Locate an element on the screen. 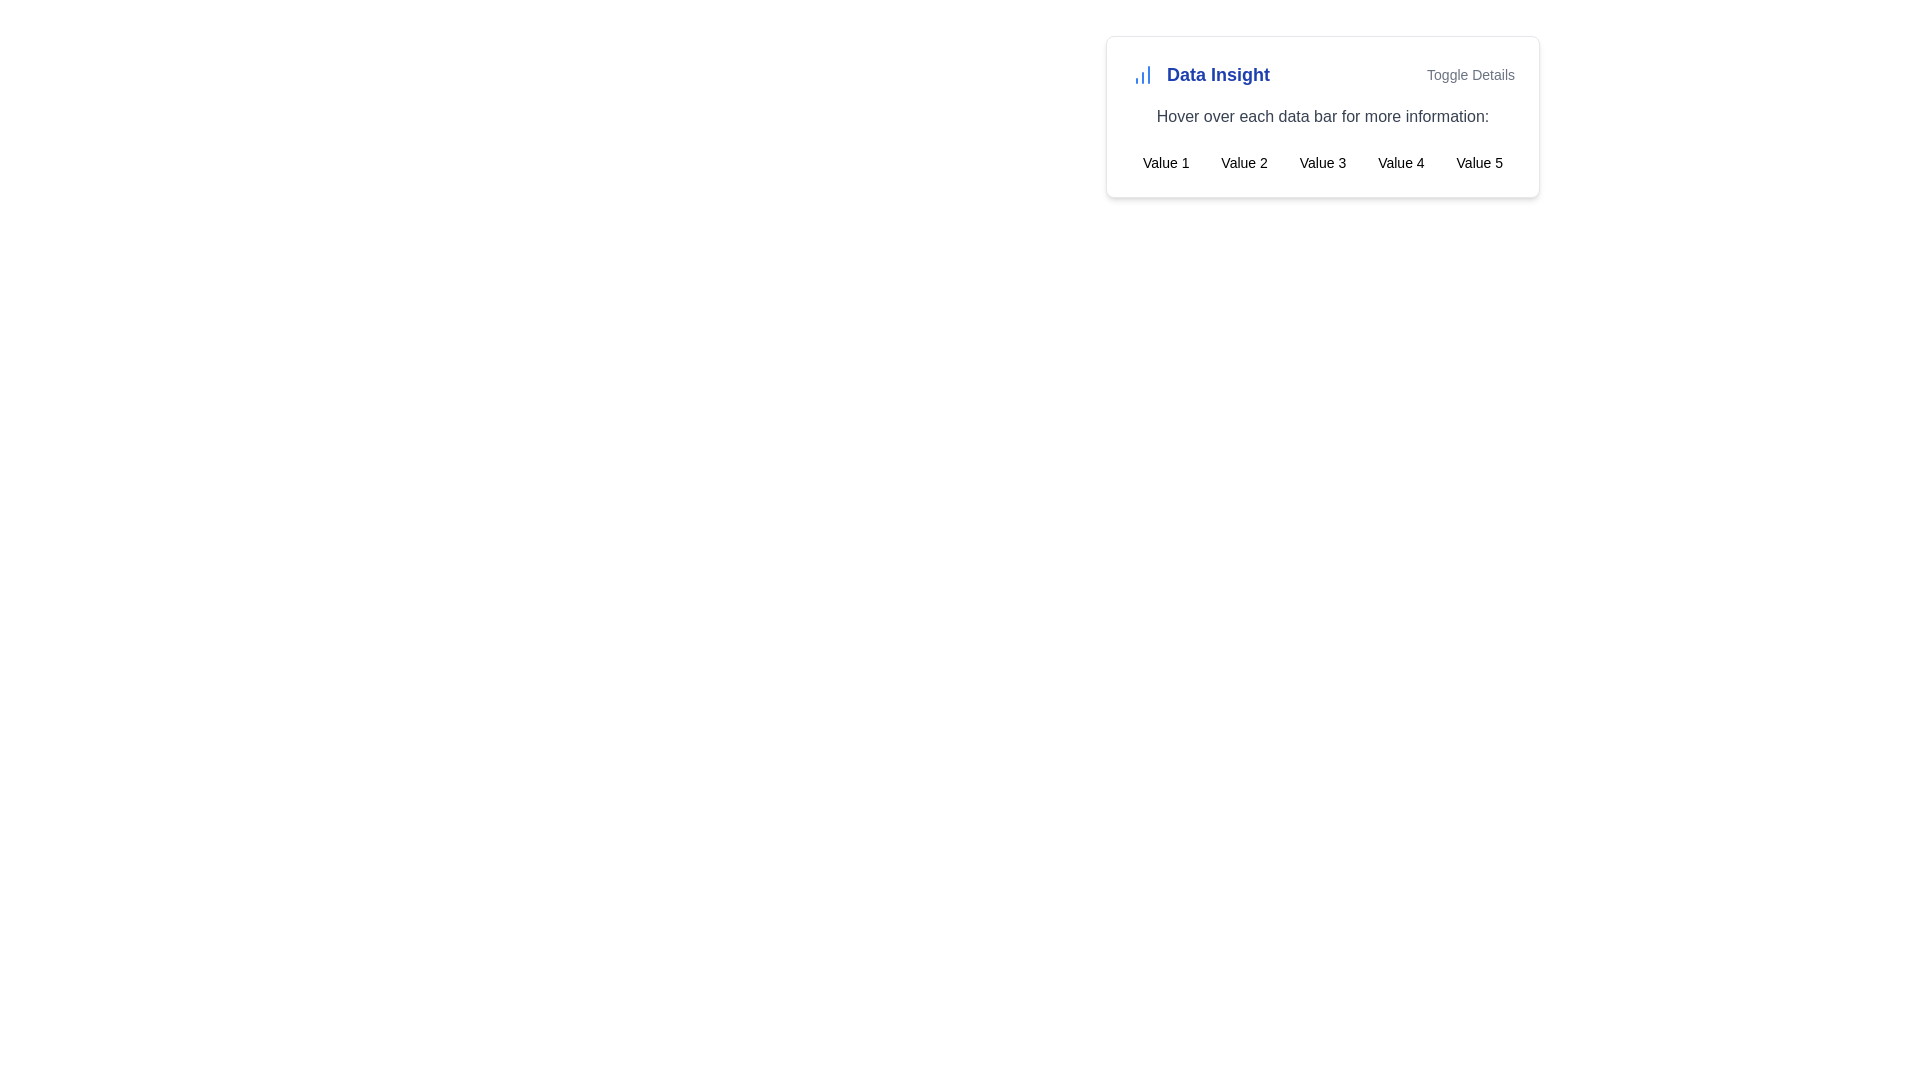  the text label 'Data Insight' which is styled in bold blue font and includes a blue bar chart icon on its left side, located at the top of the panel containing data-related values is located at coordinates (1200, 73).